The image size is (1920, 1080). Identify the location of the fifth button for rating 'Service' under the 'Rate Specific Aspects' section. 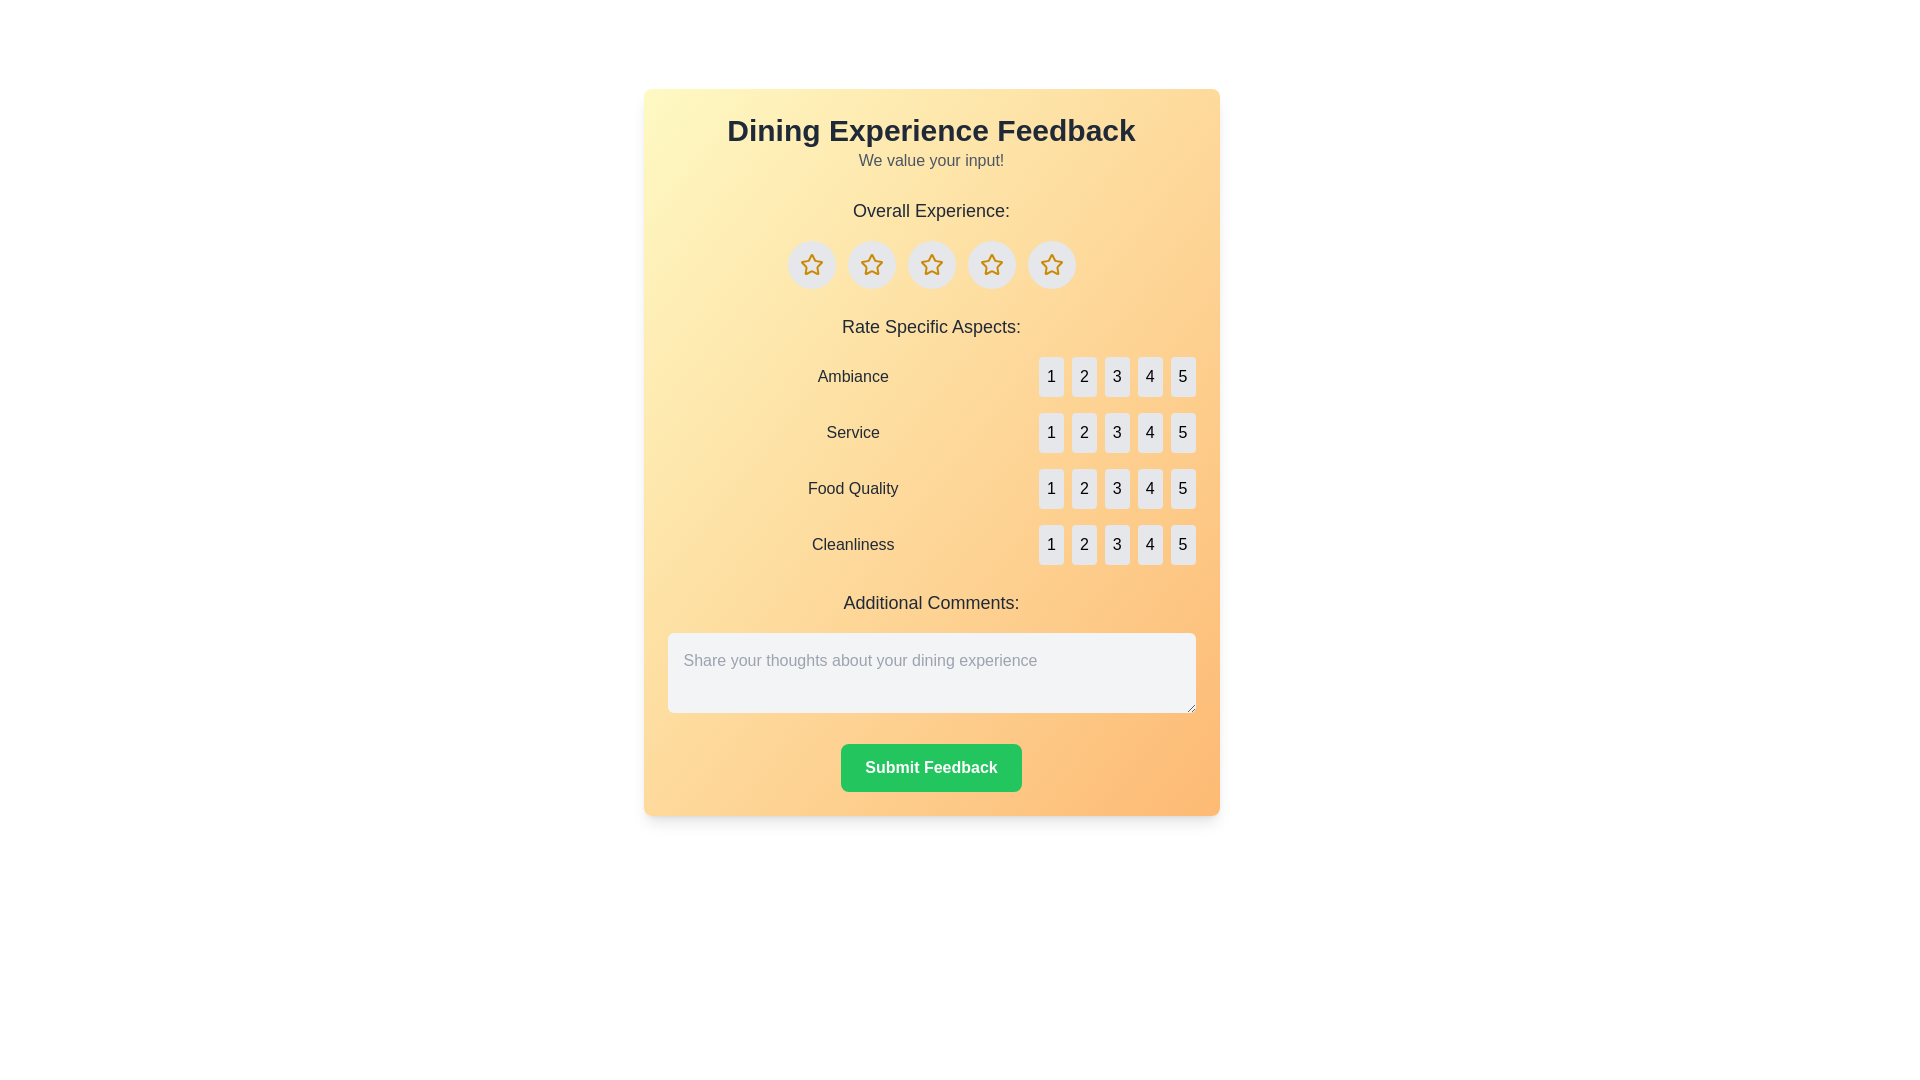
(1183, 431).